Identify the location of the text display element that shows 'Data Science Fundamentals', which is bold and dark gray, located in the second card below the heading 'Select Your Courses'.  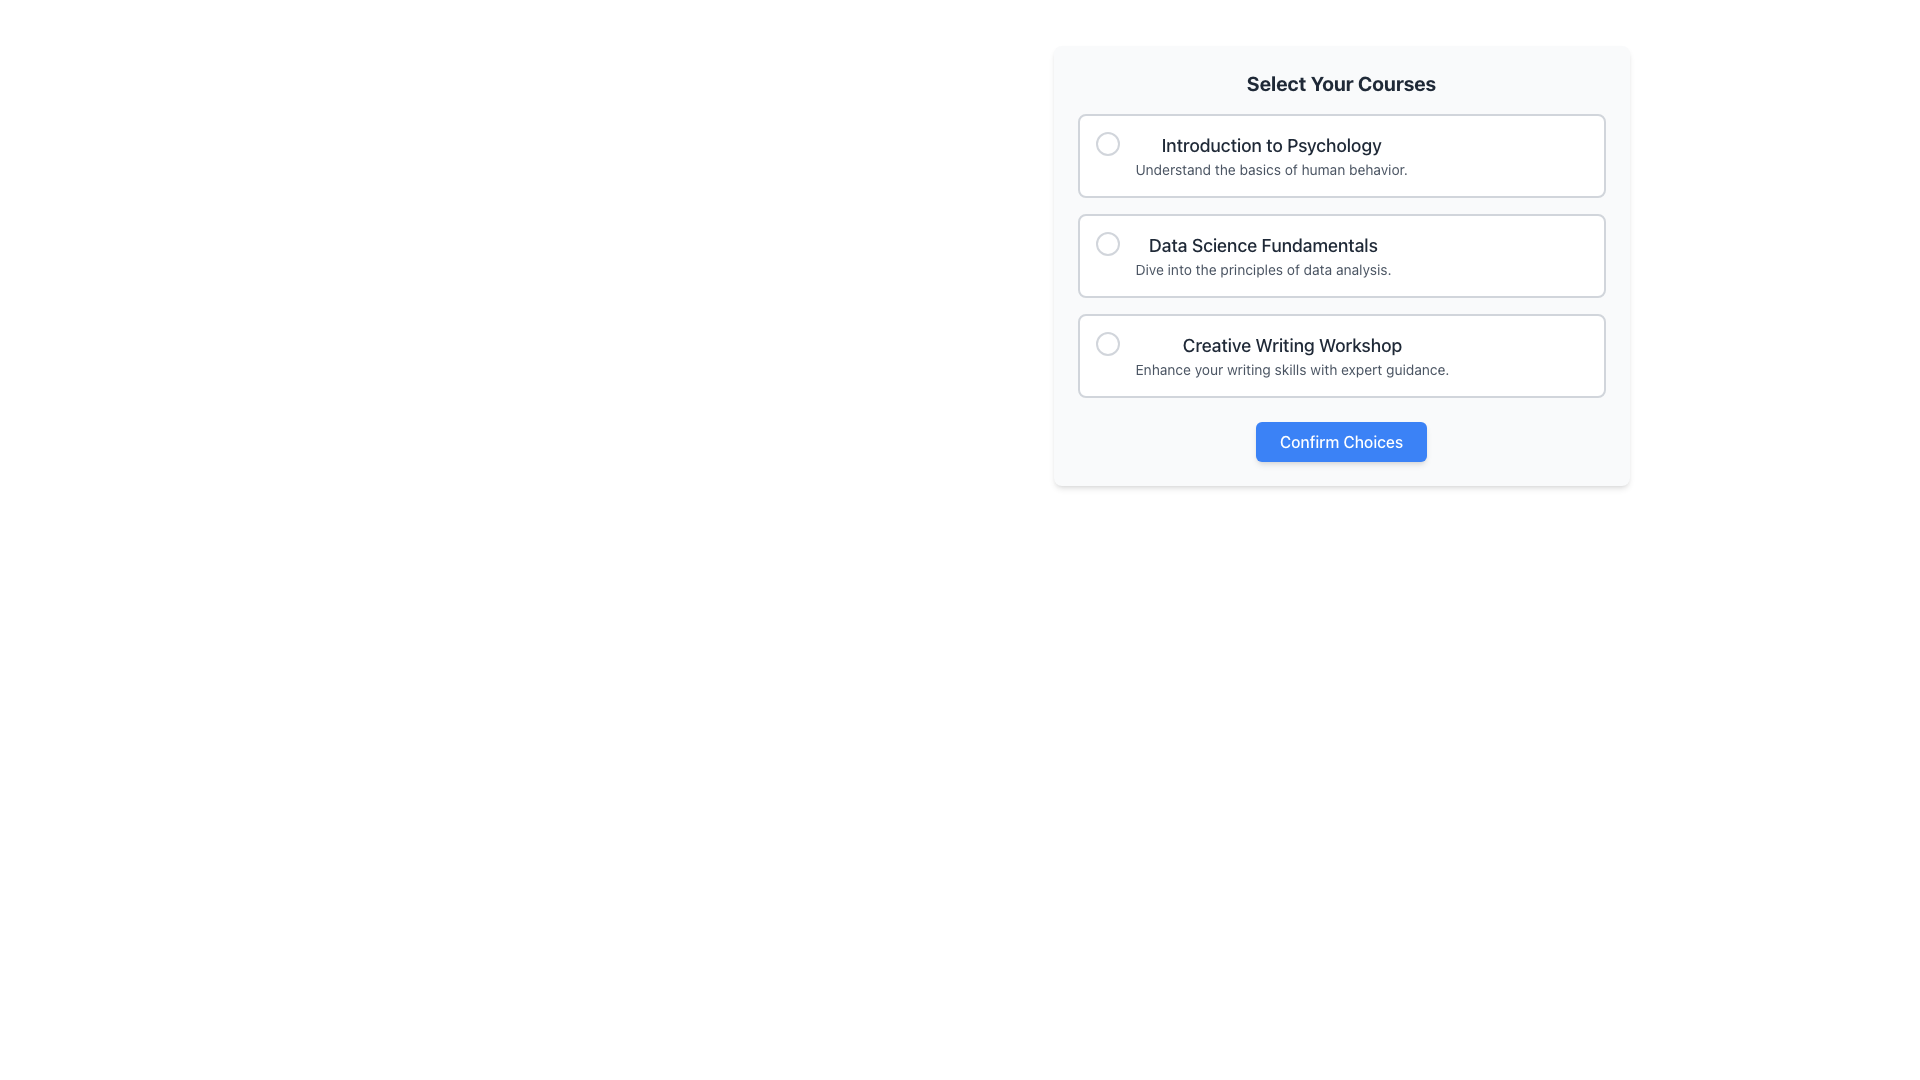
(1262, 245).